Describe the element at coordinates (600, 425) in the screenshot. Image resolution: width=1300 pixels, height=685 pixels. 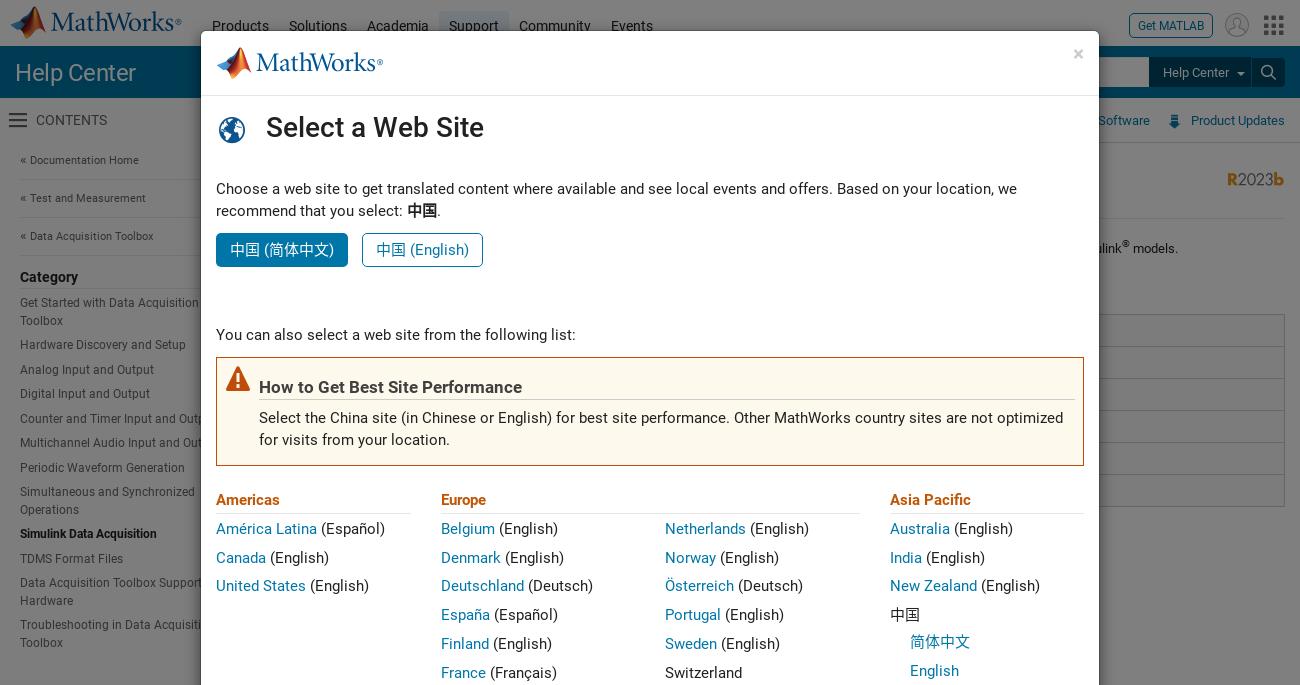
I see `'Output single sample to multiple analog channels of data acquisition
      device'` at that location.